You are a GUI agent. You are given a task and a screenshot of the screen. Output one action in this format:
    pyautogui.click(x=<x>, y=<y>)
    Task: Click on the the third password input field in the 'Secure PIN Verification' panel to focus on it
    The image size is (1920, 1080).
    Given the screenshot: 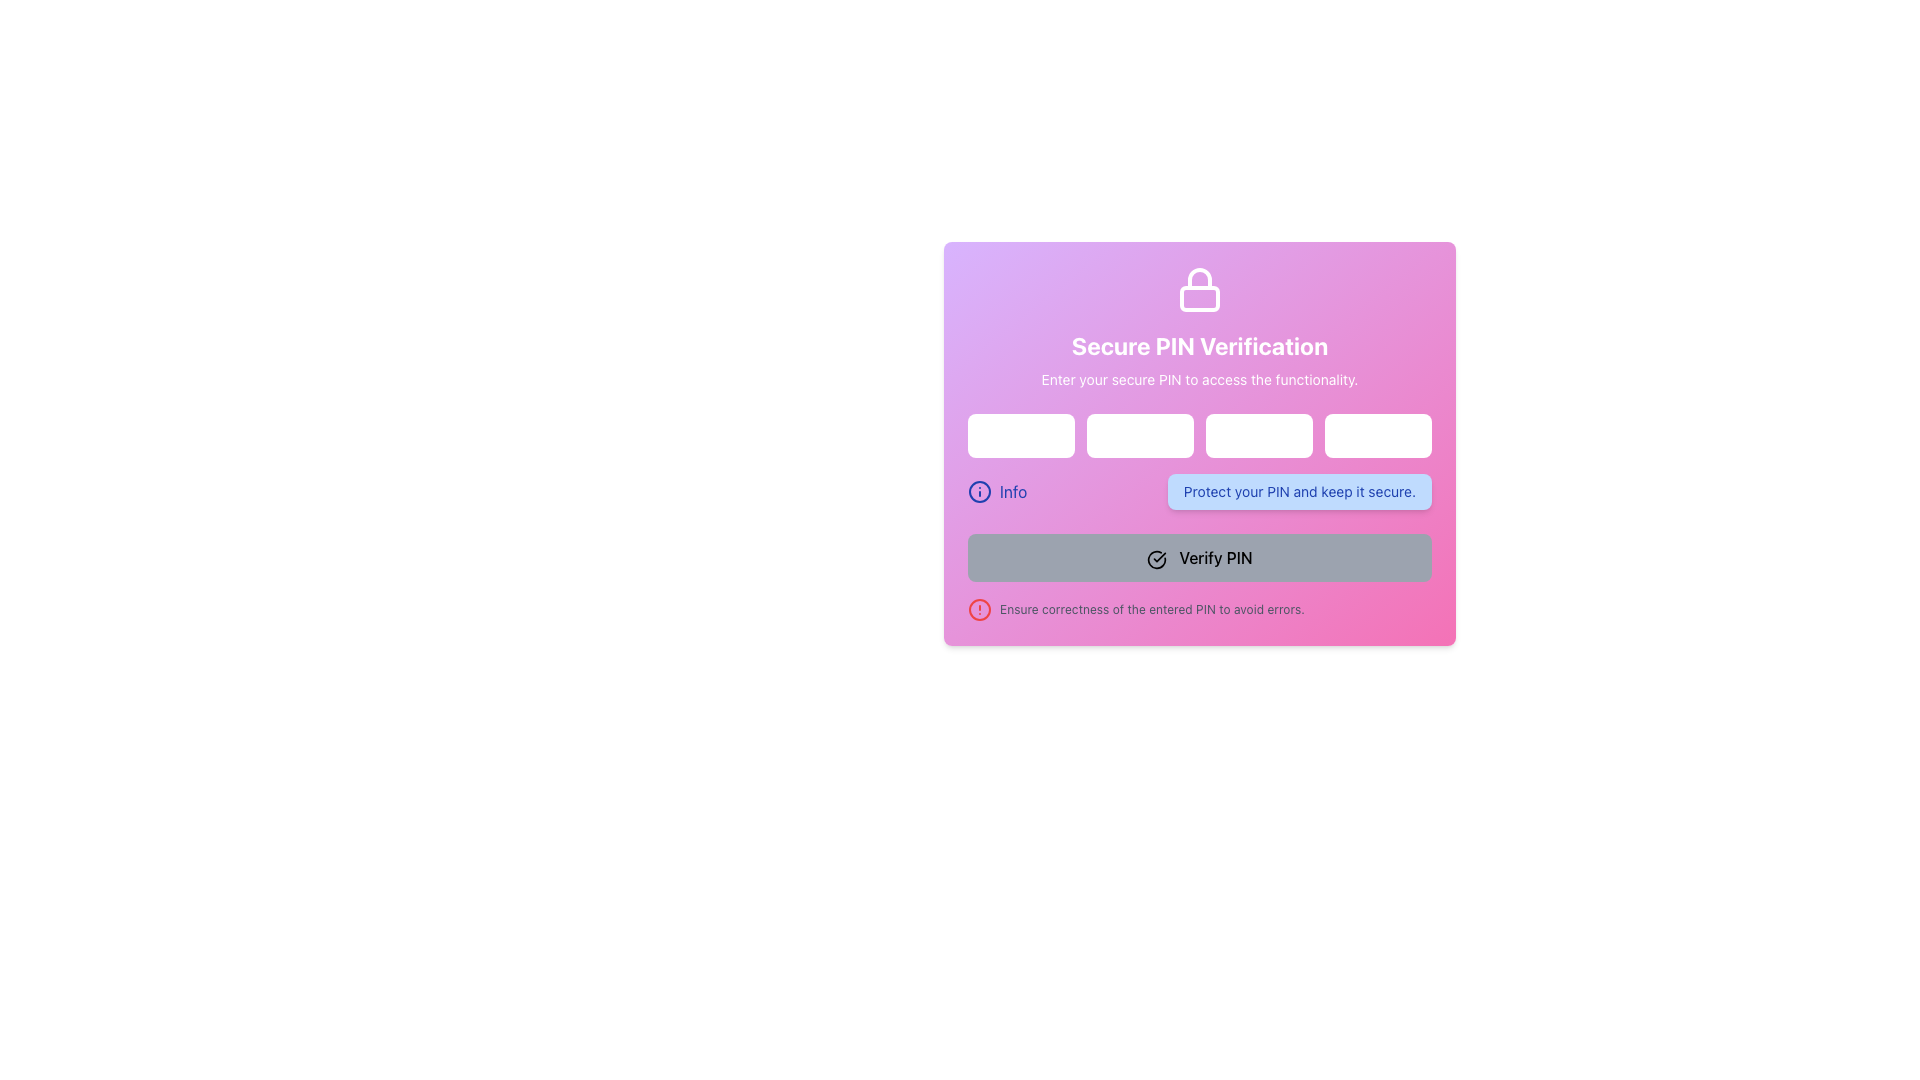 What is the action you would take?
    pyautogui.click(x=1200, y=434)
    